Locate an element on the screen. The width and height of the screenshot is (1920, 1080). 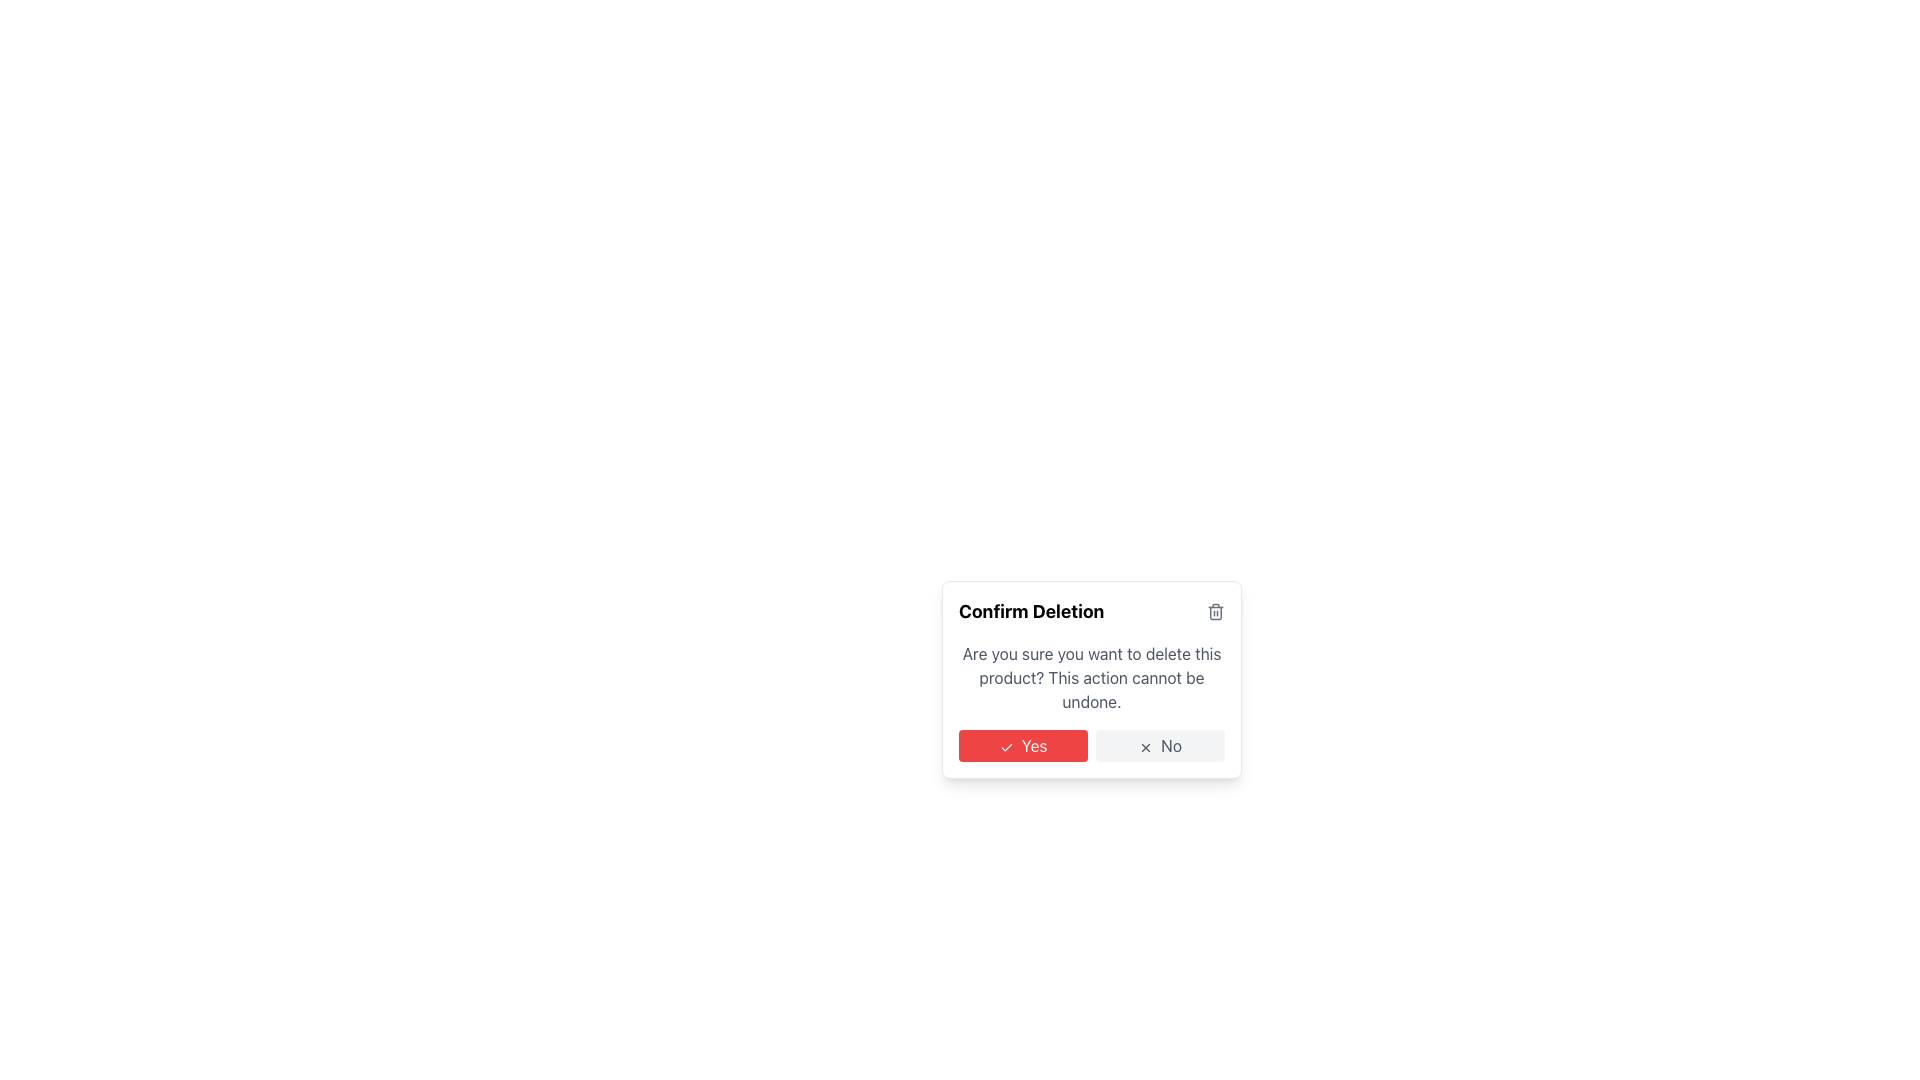
the text label that serves as the title for the confirmation modal, located at the top-left corner of the dialog box is located at coordinates (1031, 611).